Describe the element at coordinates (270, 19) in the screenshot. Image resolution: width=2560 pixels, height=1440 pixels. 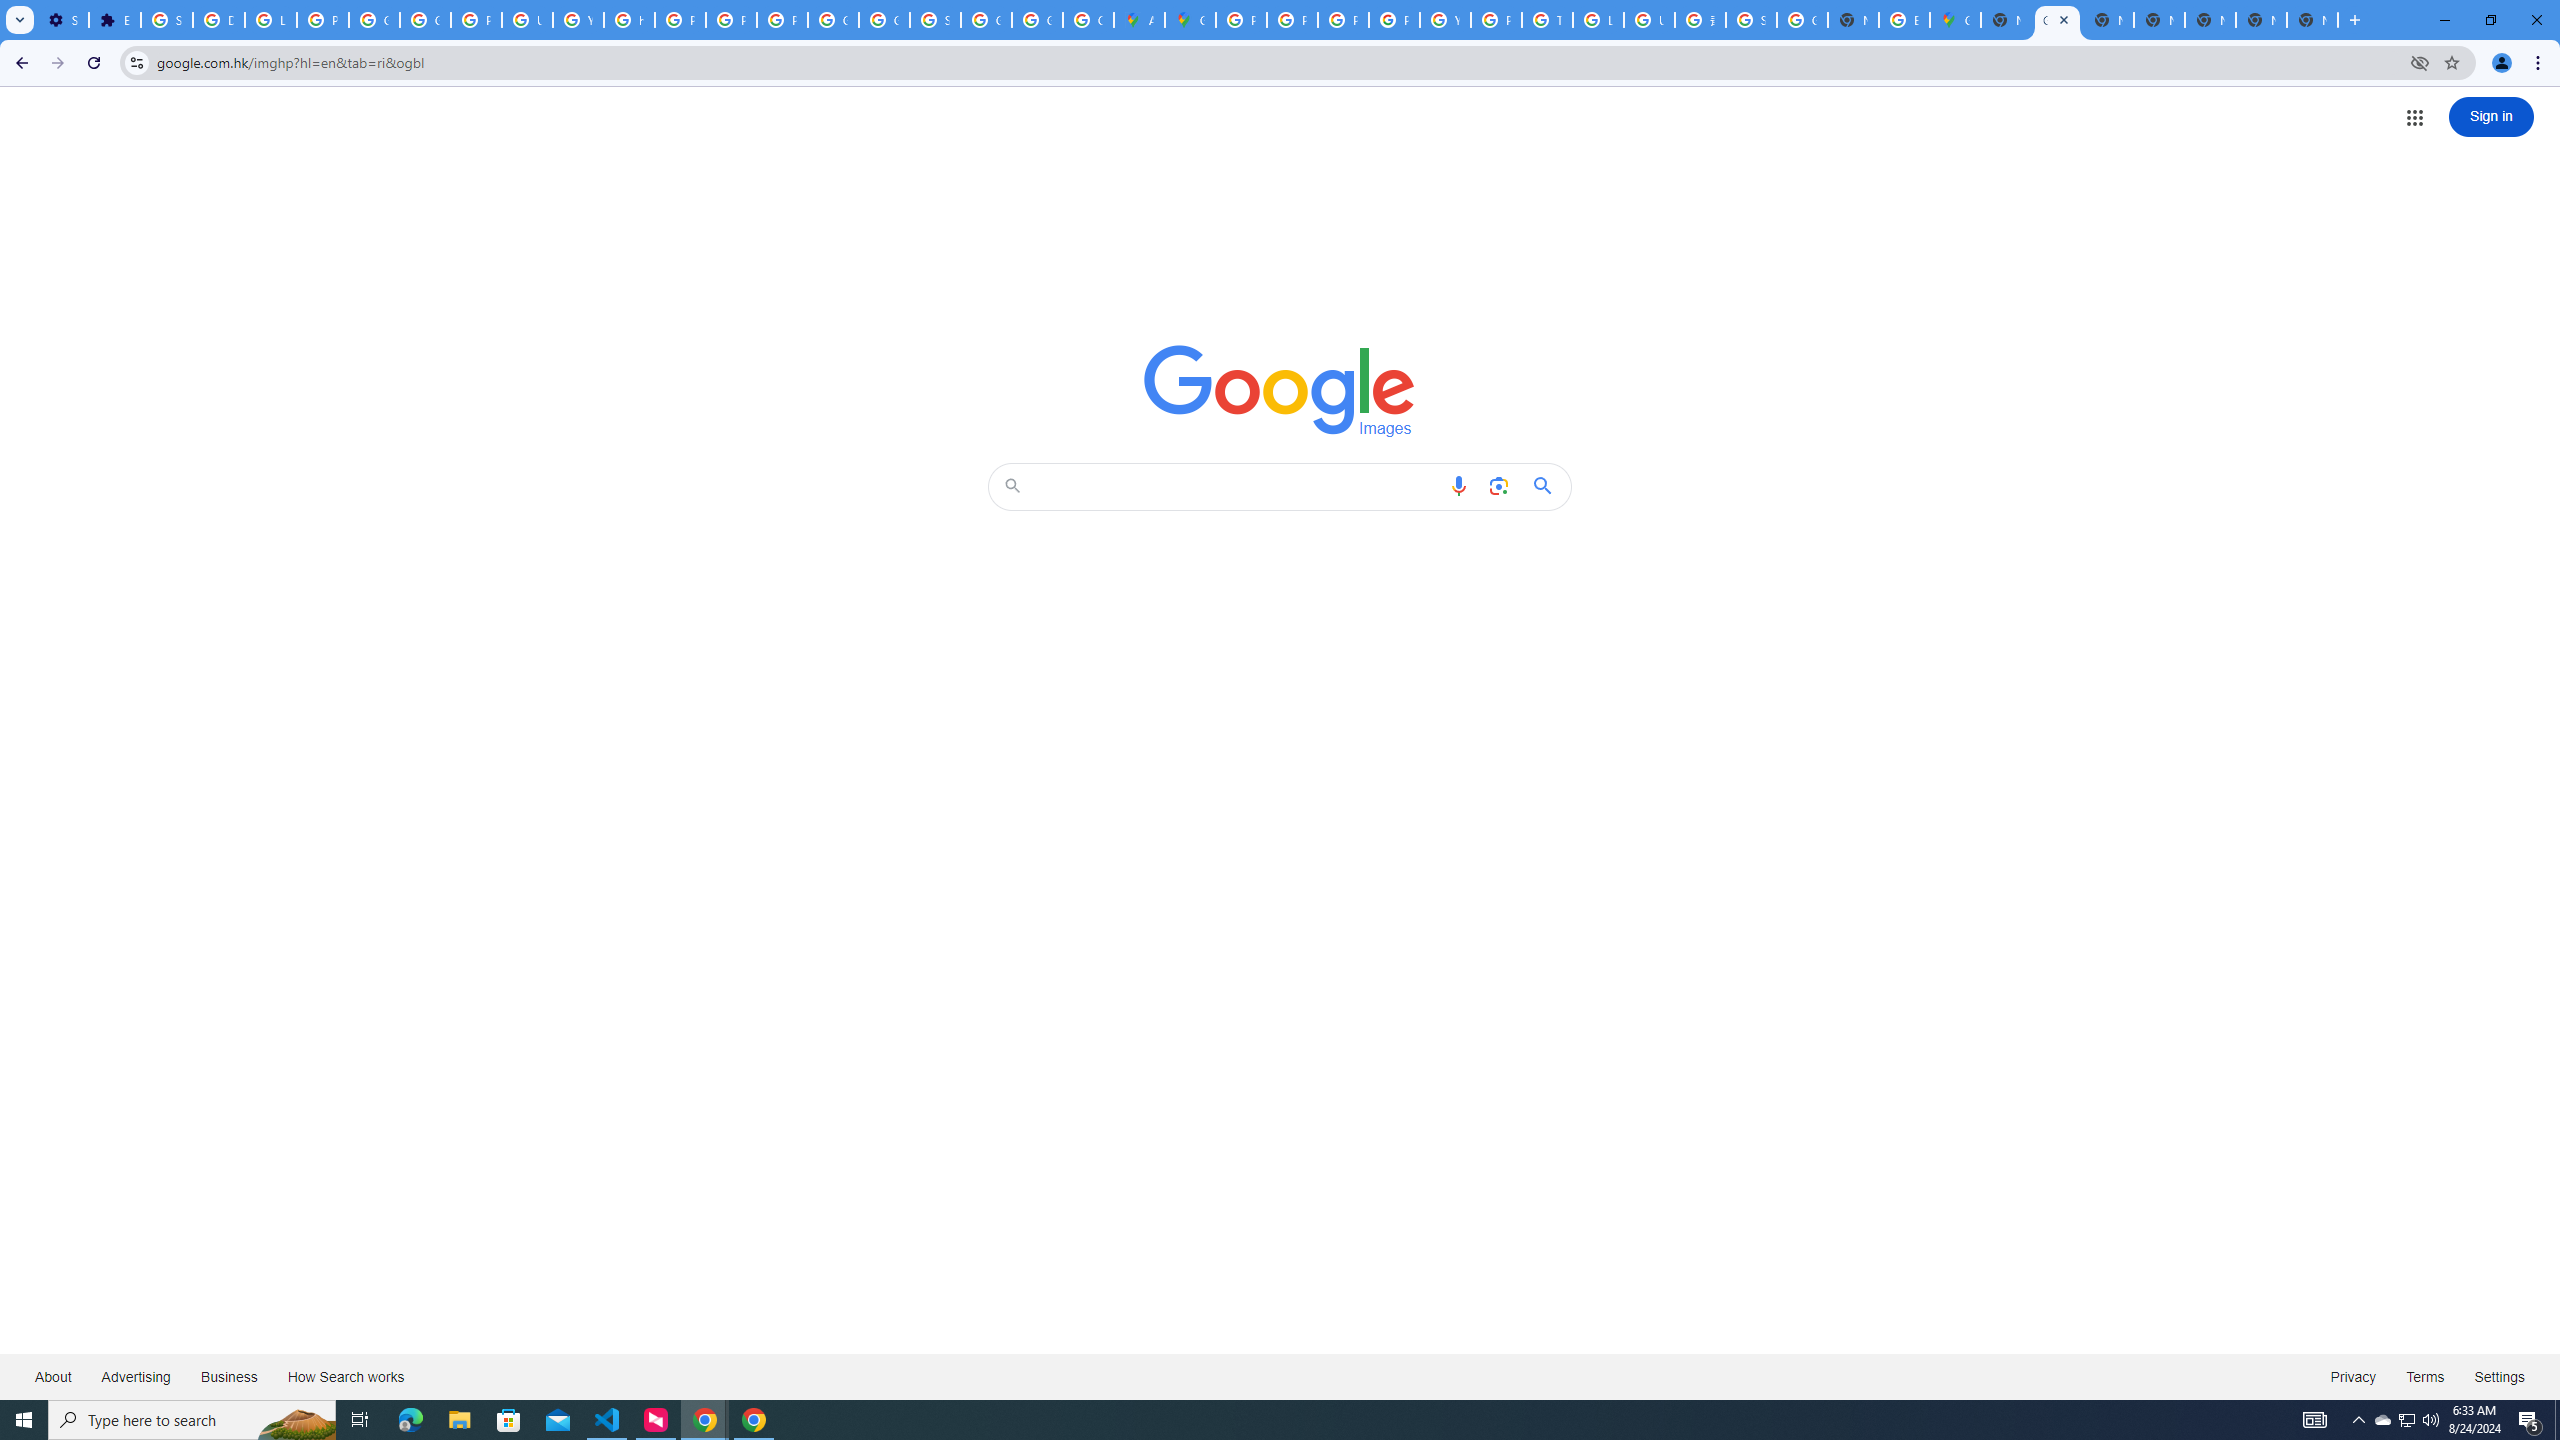
I see `'Learn how to find your photos - Google Photos Help'` at that location.